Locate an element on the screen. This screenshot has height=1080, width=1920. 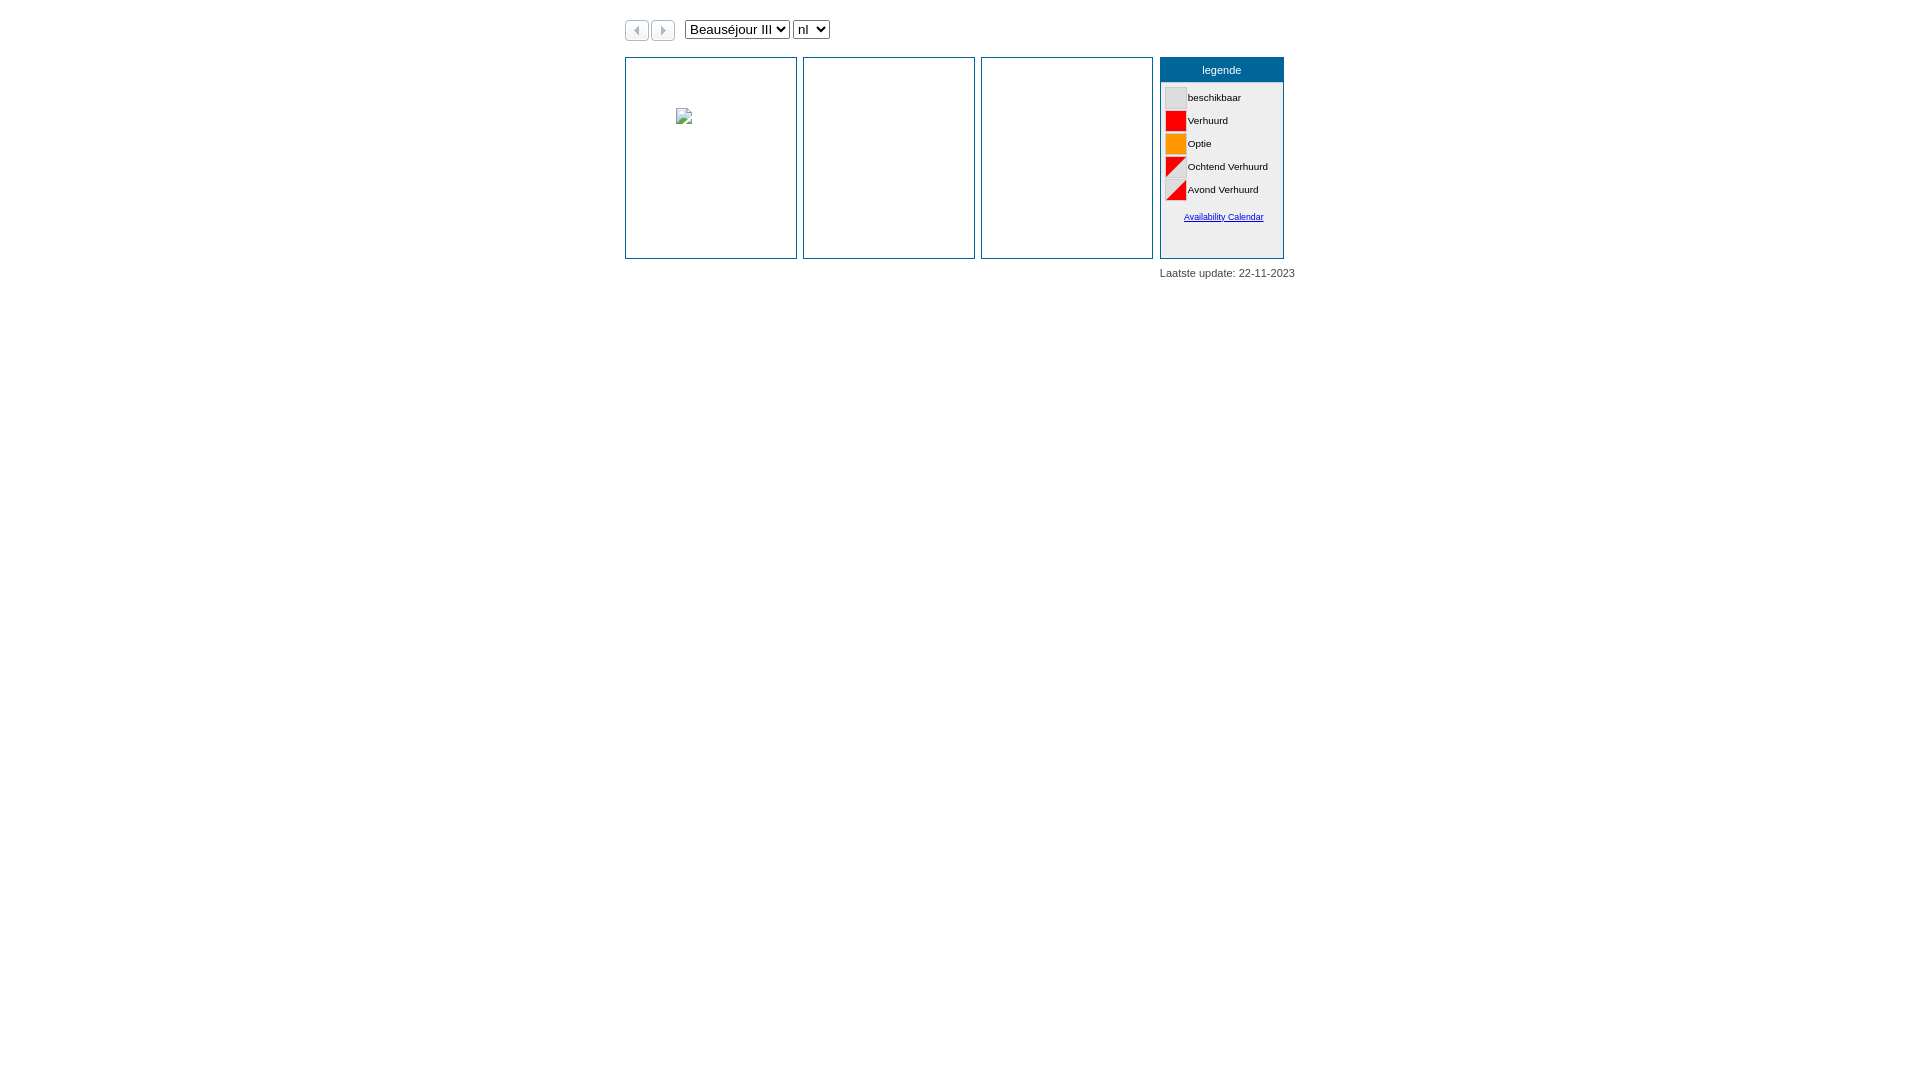
'volgende maanden' is located at coordinates (651, 33).